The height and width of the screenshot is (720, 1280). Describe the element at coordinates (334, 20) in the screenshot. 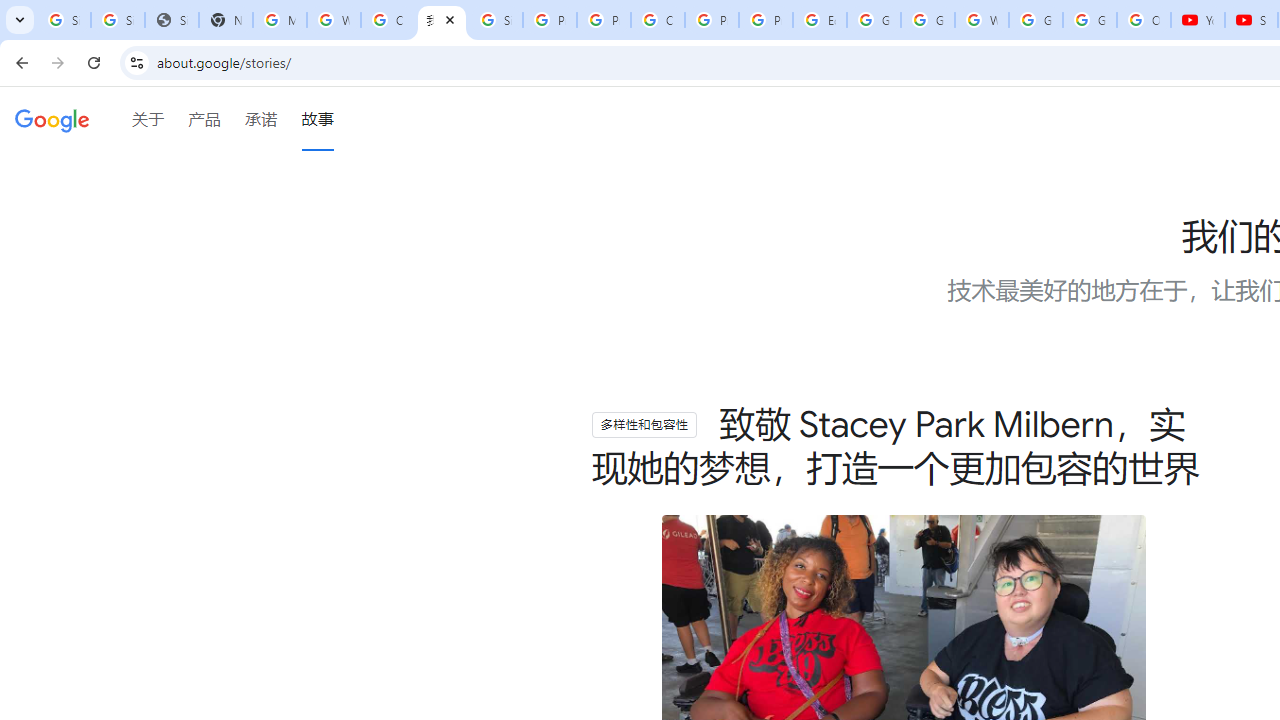

I see `'Who is my administrator? - Google Account Help'` at that location.